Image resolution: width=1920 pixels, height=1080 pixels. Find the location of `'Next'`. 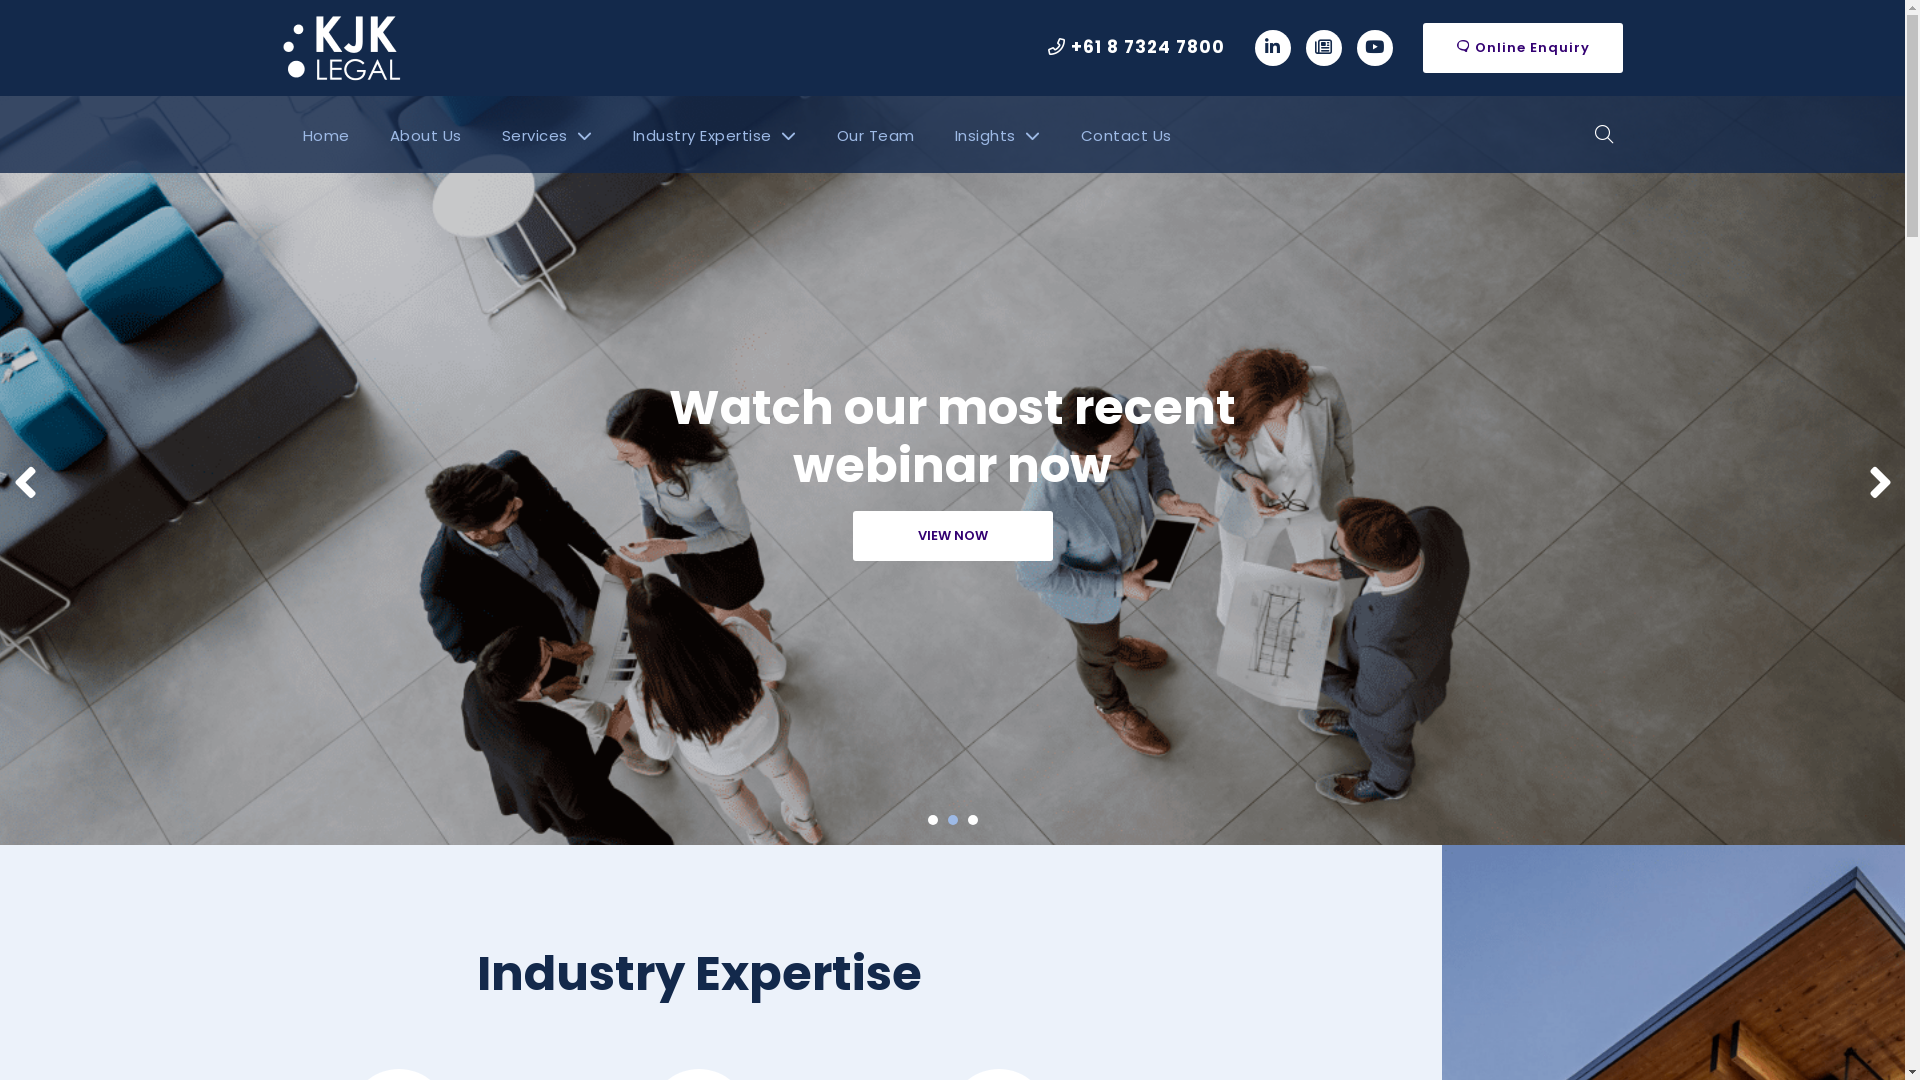

'Next' is located at coordinates (1866, 482).